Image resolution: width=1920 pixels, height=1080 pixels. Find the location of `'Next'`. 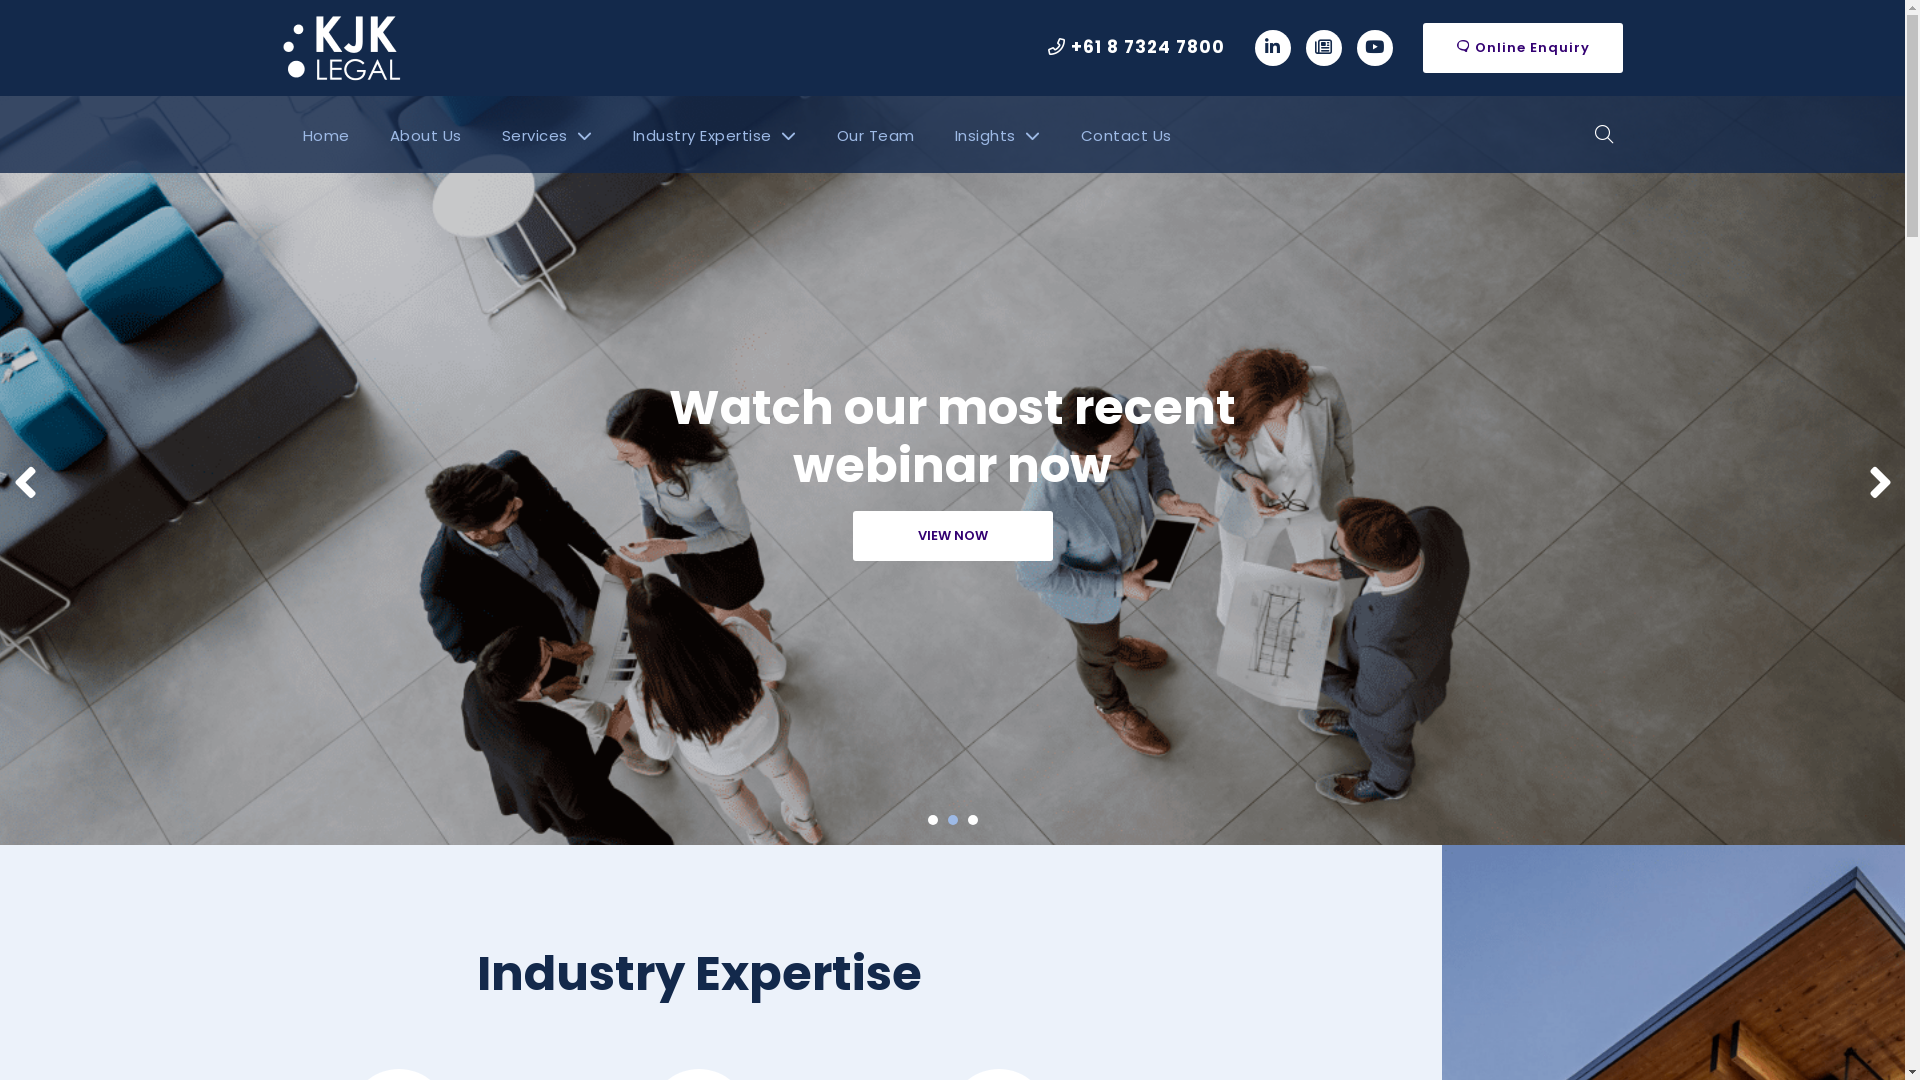

'Next' is located at coordinates (1866, 482).